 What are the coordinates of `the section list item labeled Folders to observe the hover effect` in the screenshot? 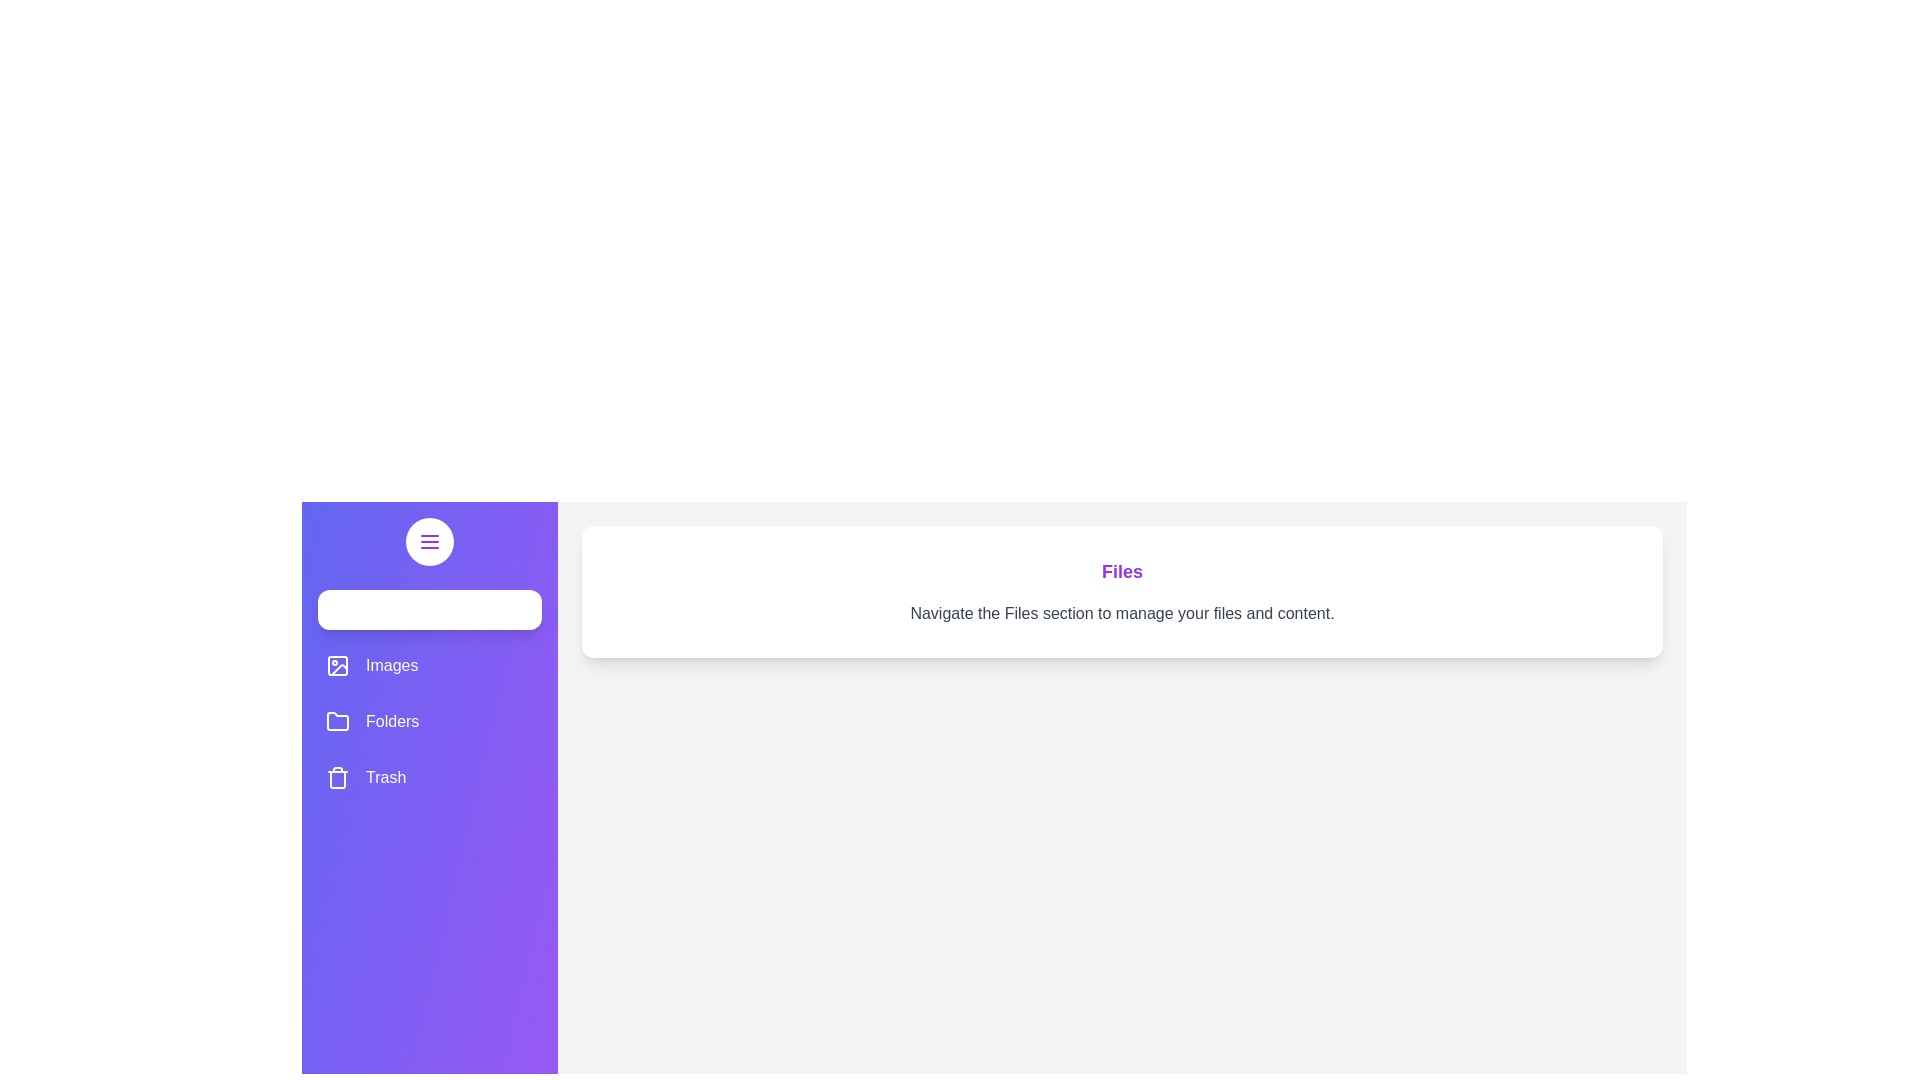 It's located at (429, 721).